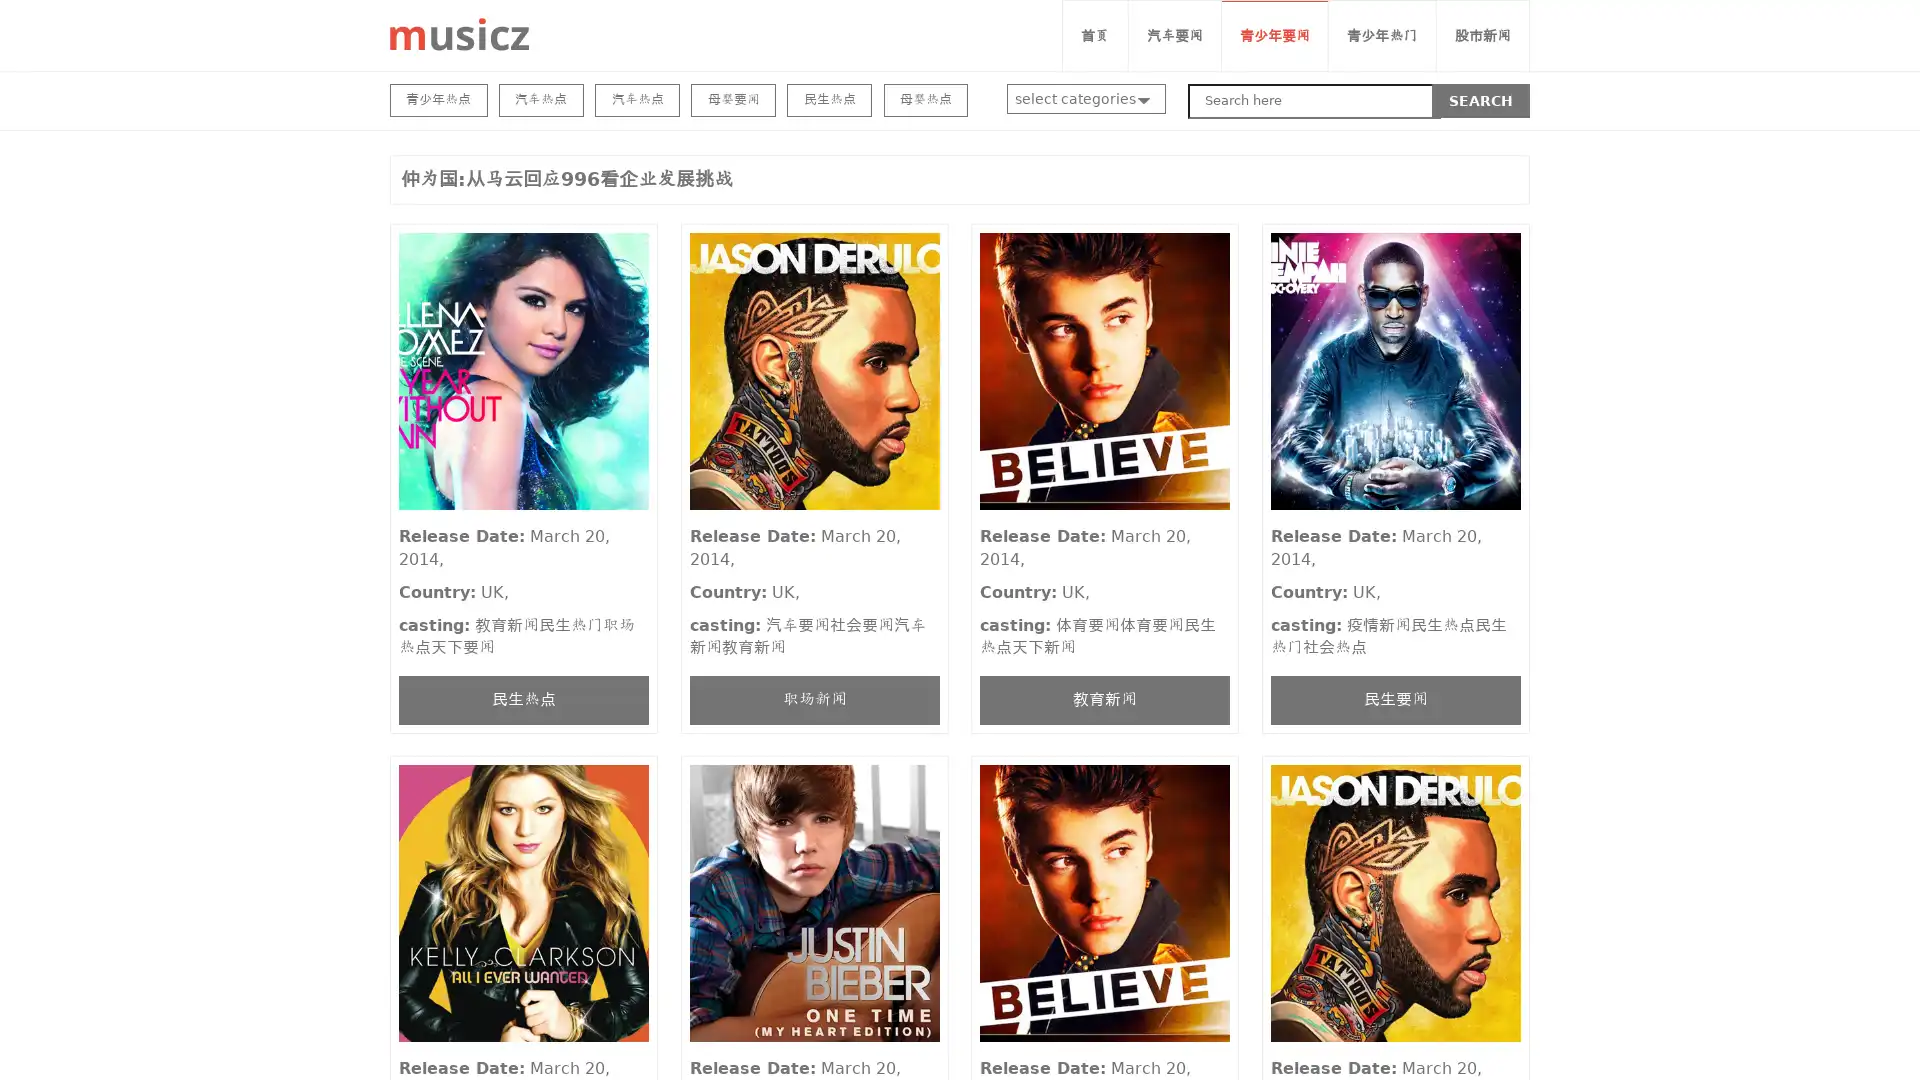 This screenshot has height=1080, width=1920. Describe the element at coordinates (1481, 100) in the screenshot. I see `search` at that location.